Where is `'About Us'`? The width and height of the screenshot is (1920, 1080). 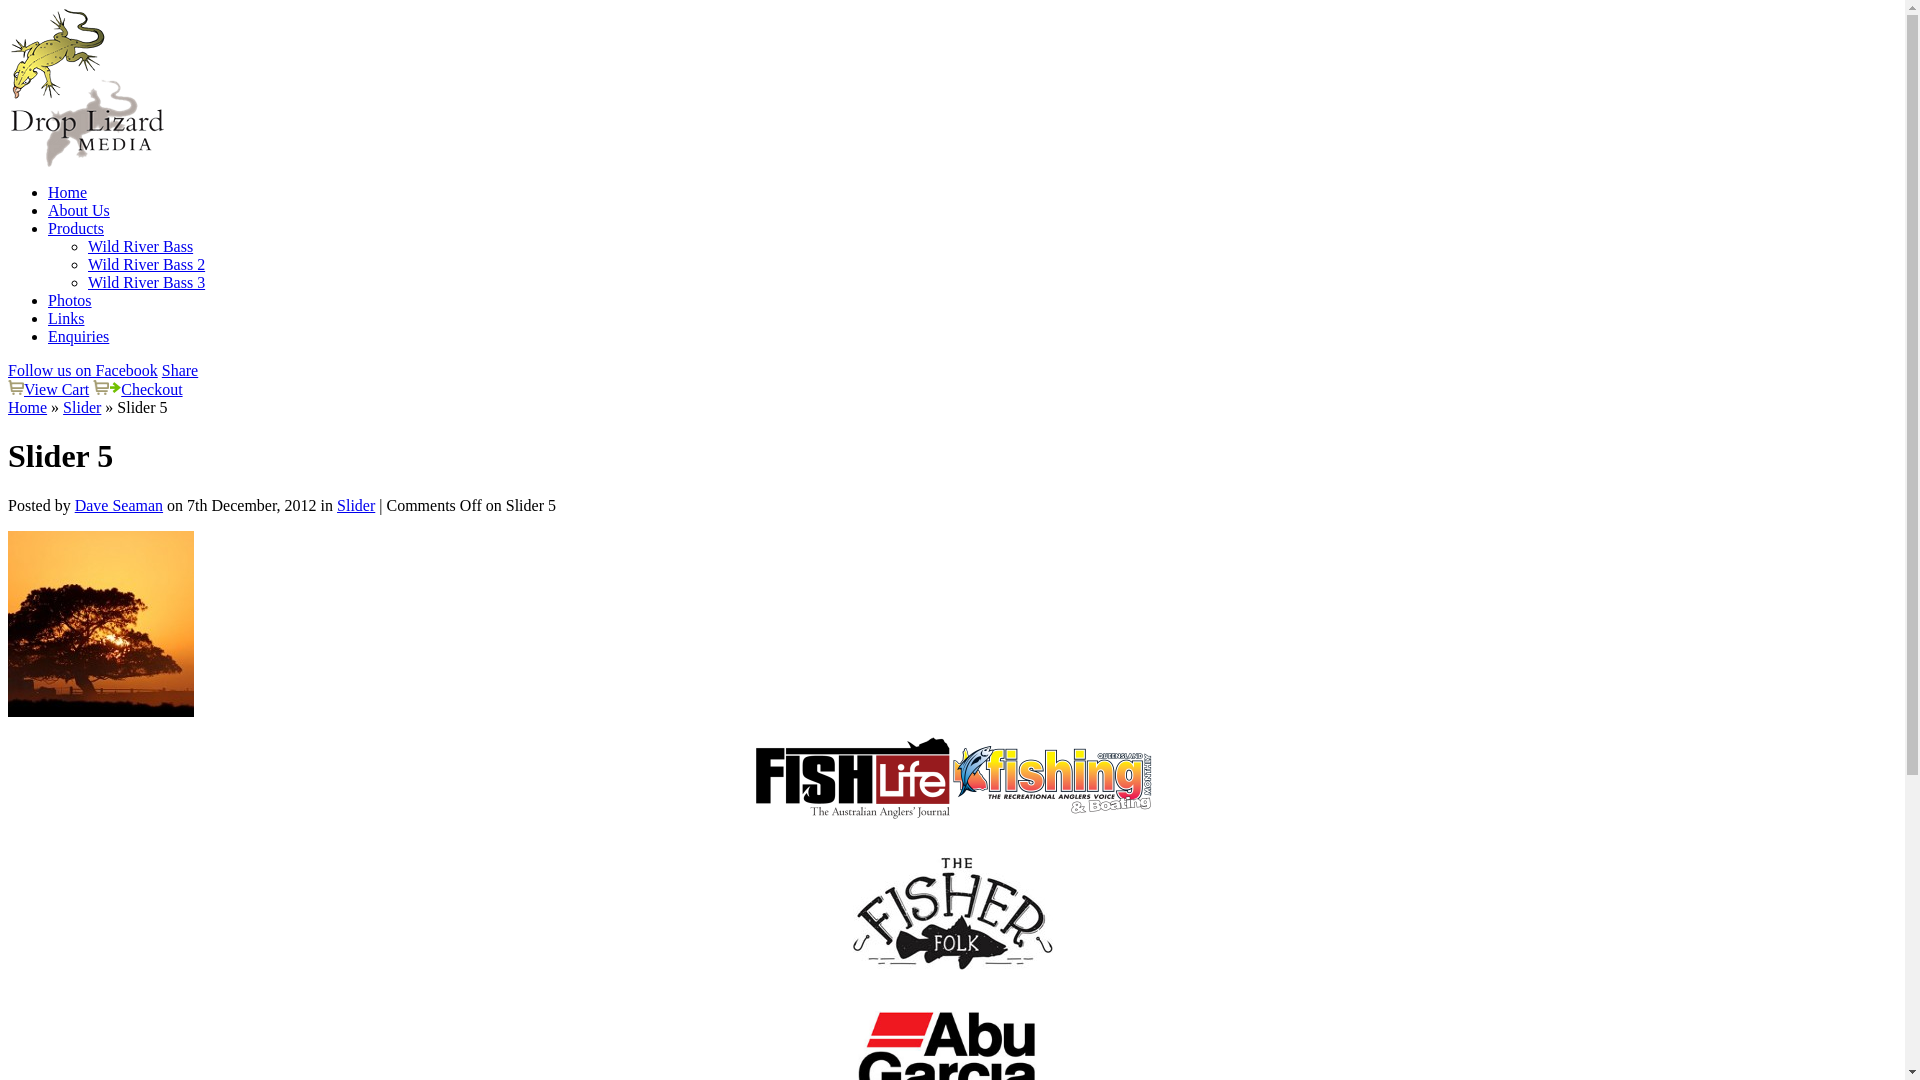 'About Us' is located at coordinates (78, 210).